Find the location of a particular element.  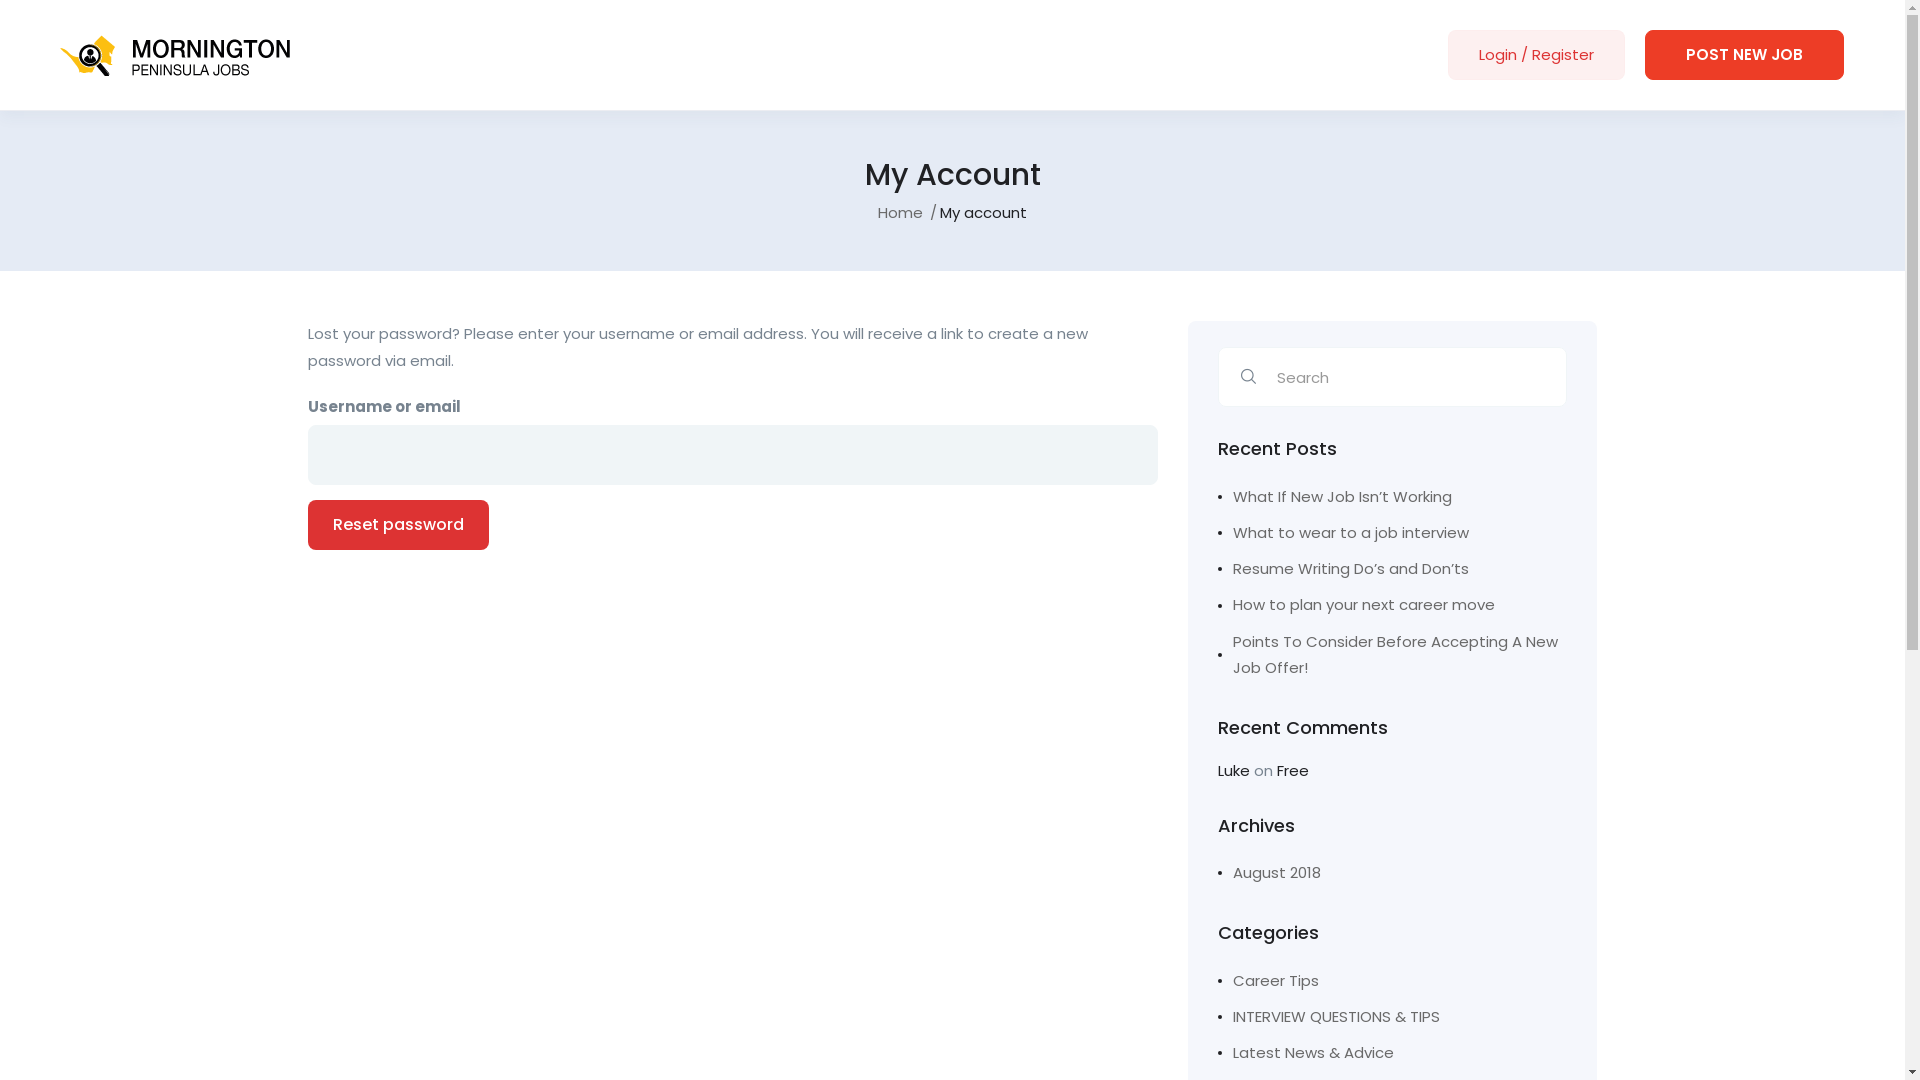

'Login / Register' is located at coordinates (1535, 53).